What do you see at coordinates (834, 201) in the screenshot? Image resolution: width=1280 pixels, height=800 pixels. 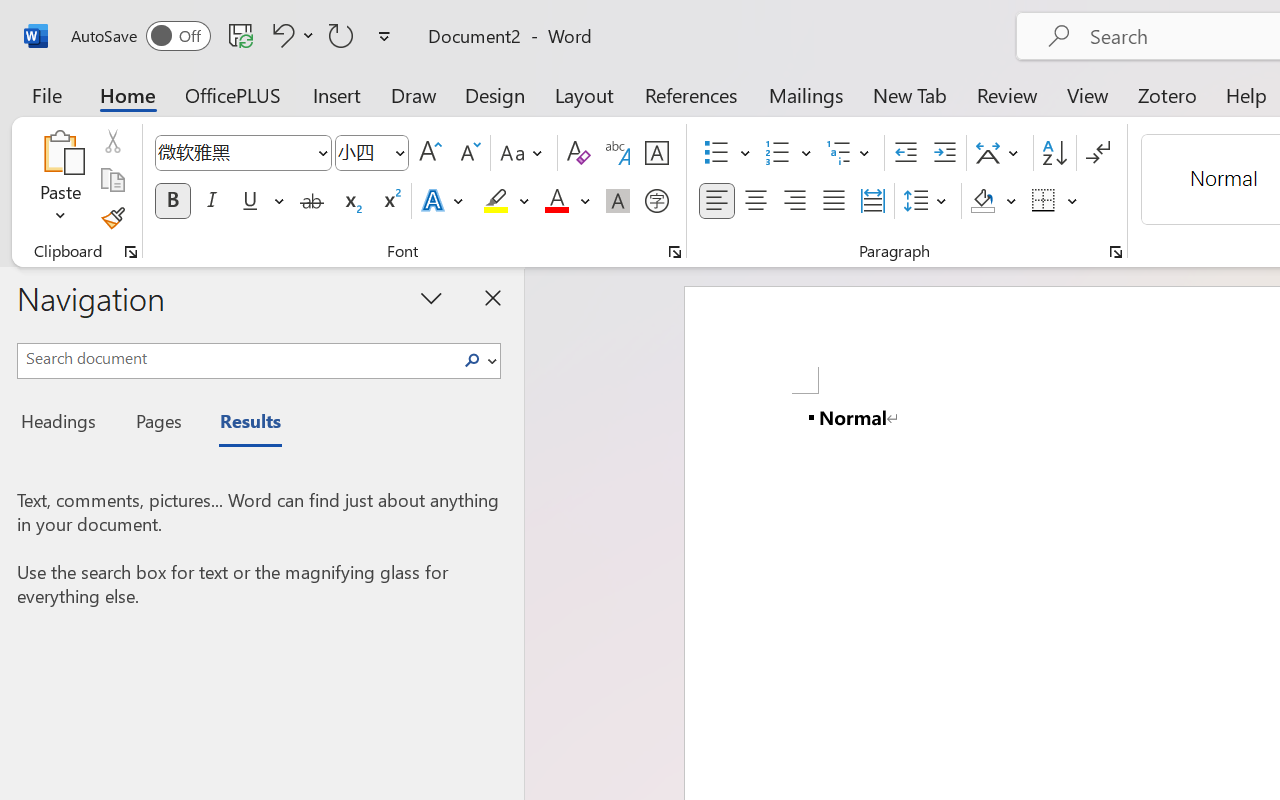 I see `'Justify'` at bounding box center [834, 201].